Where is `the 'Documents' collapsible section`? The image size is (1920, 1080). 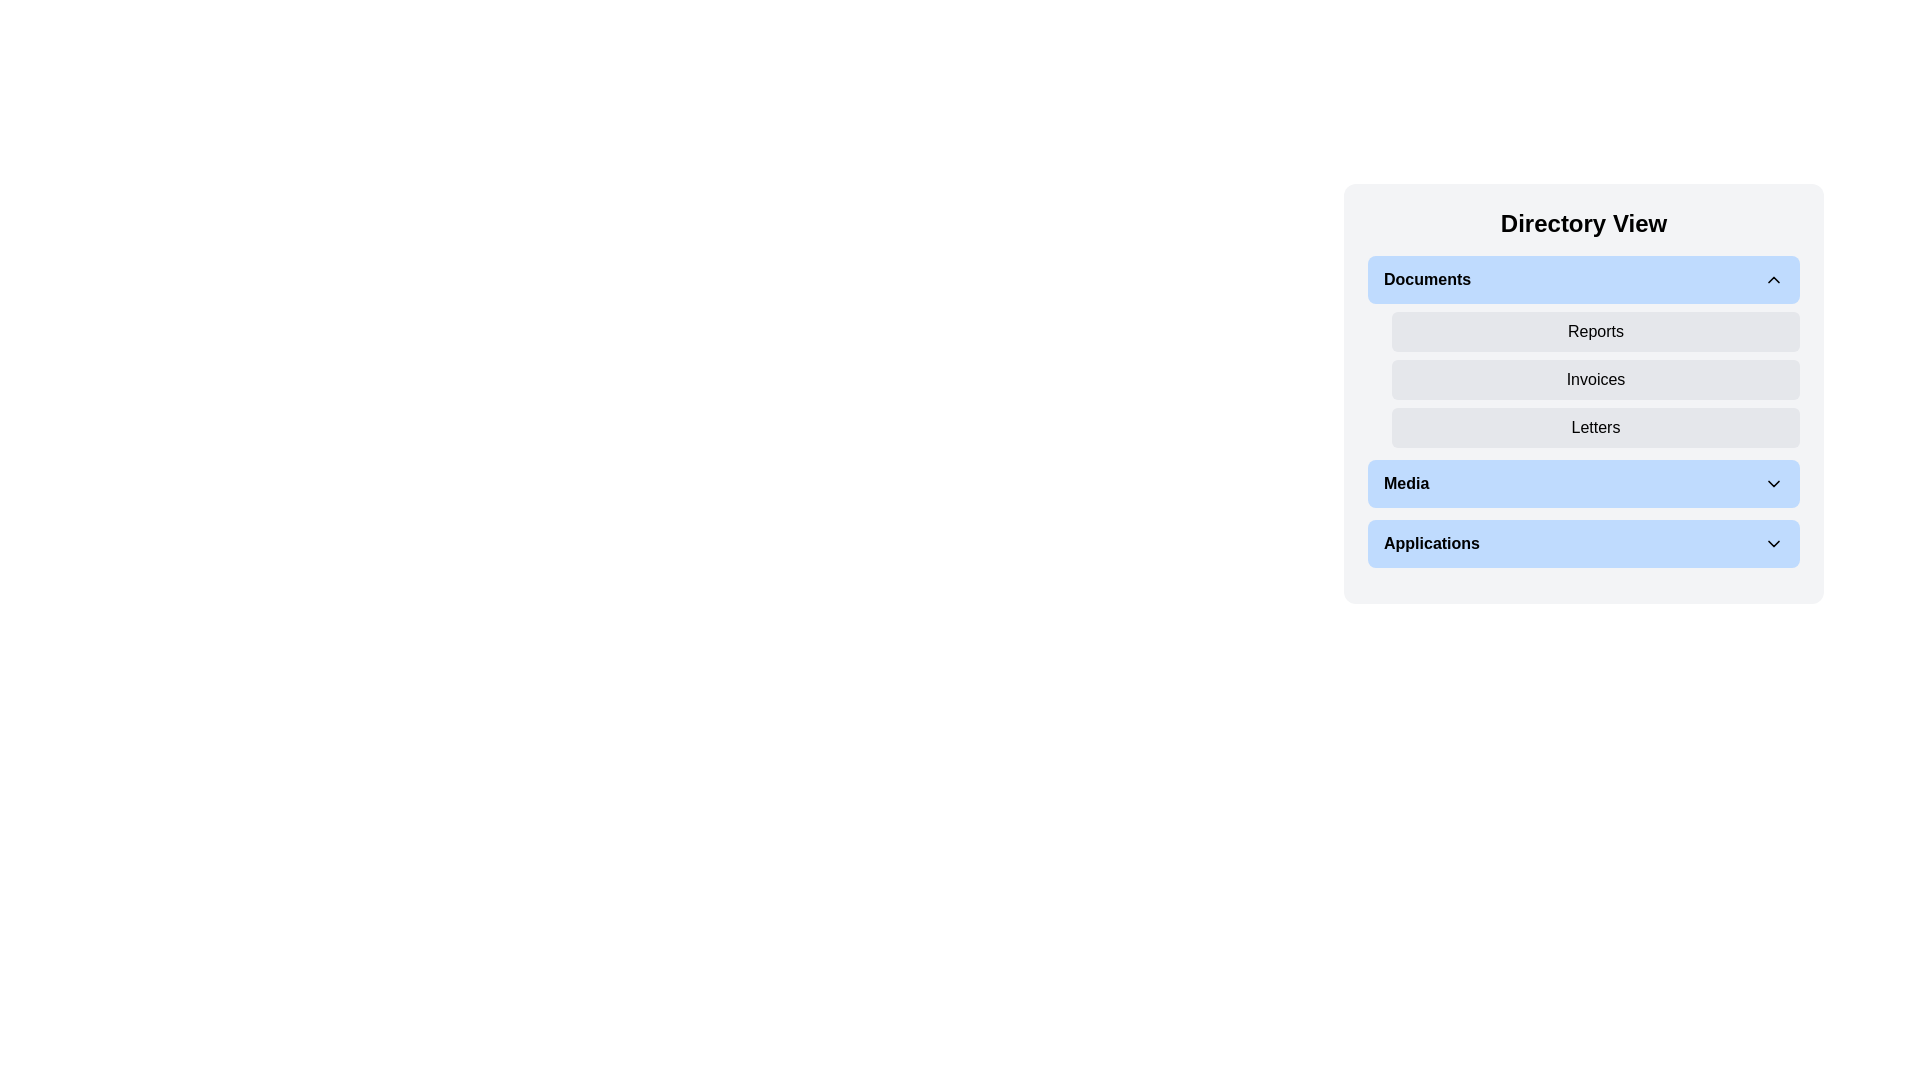 the 'Documents' collapsible section is located at coordinates (1583, 350).